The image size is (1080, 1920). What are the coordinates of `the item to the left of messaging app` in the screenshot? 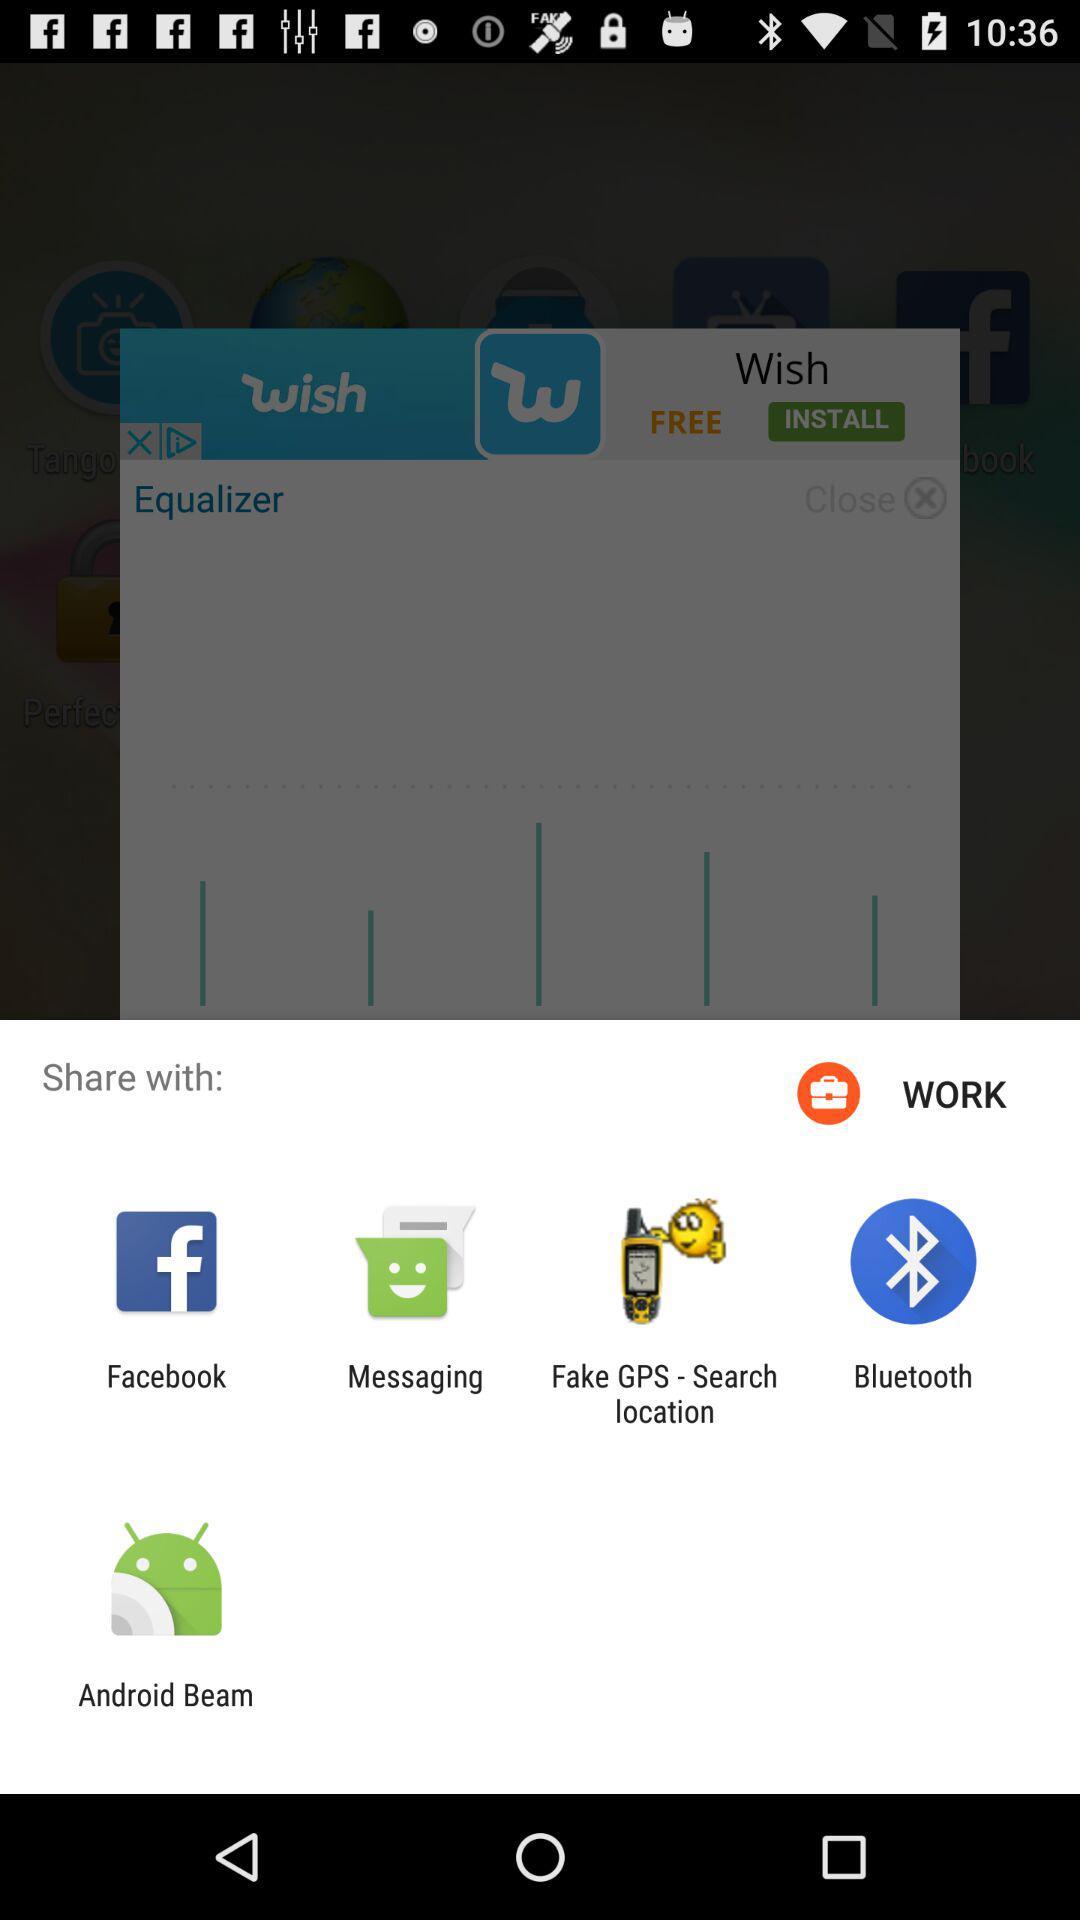 It's located at (165, 1392).